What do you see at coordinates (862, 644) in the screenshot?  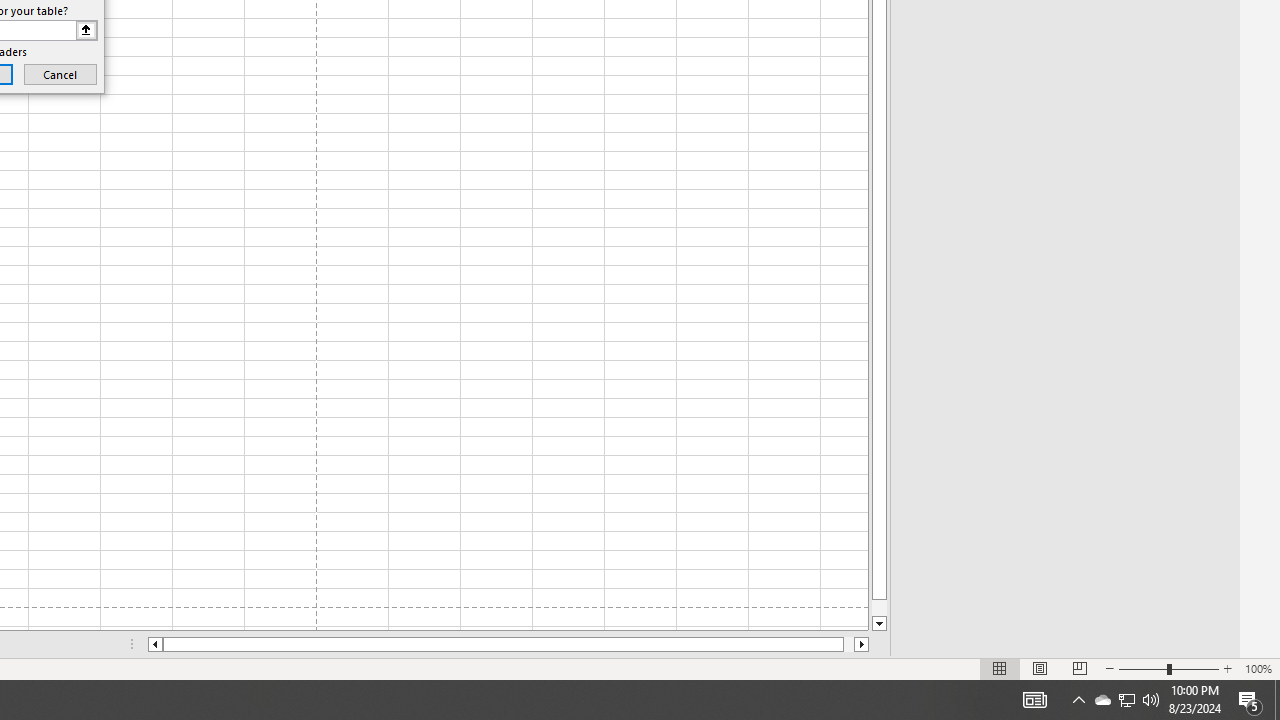 I see `'Column right'` at bounding box center [862, 644].